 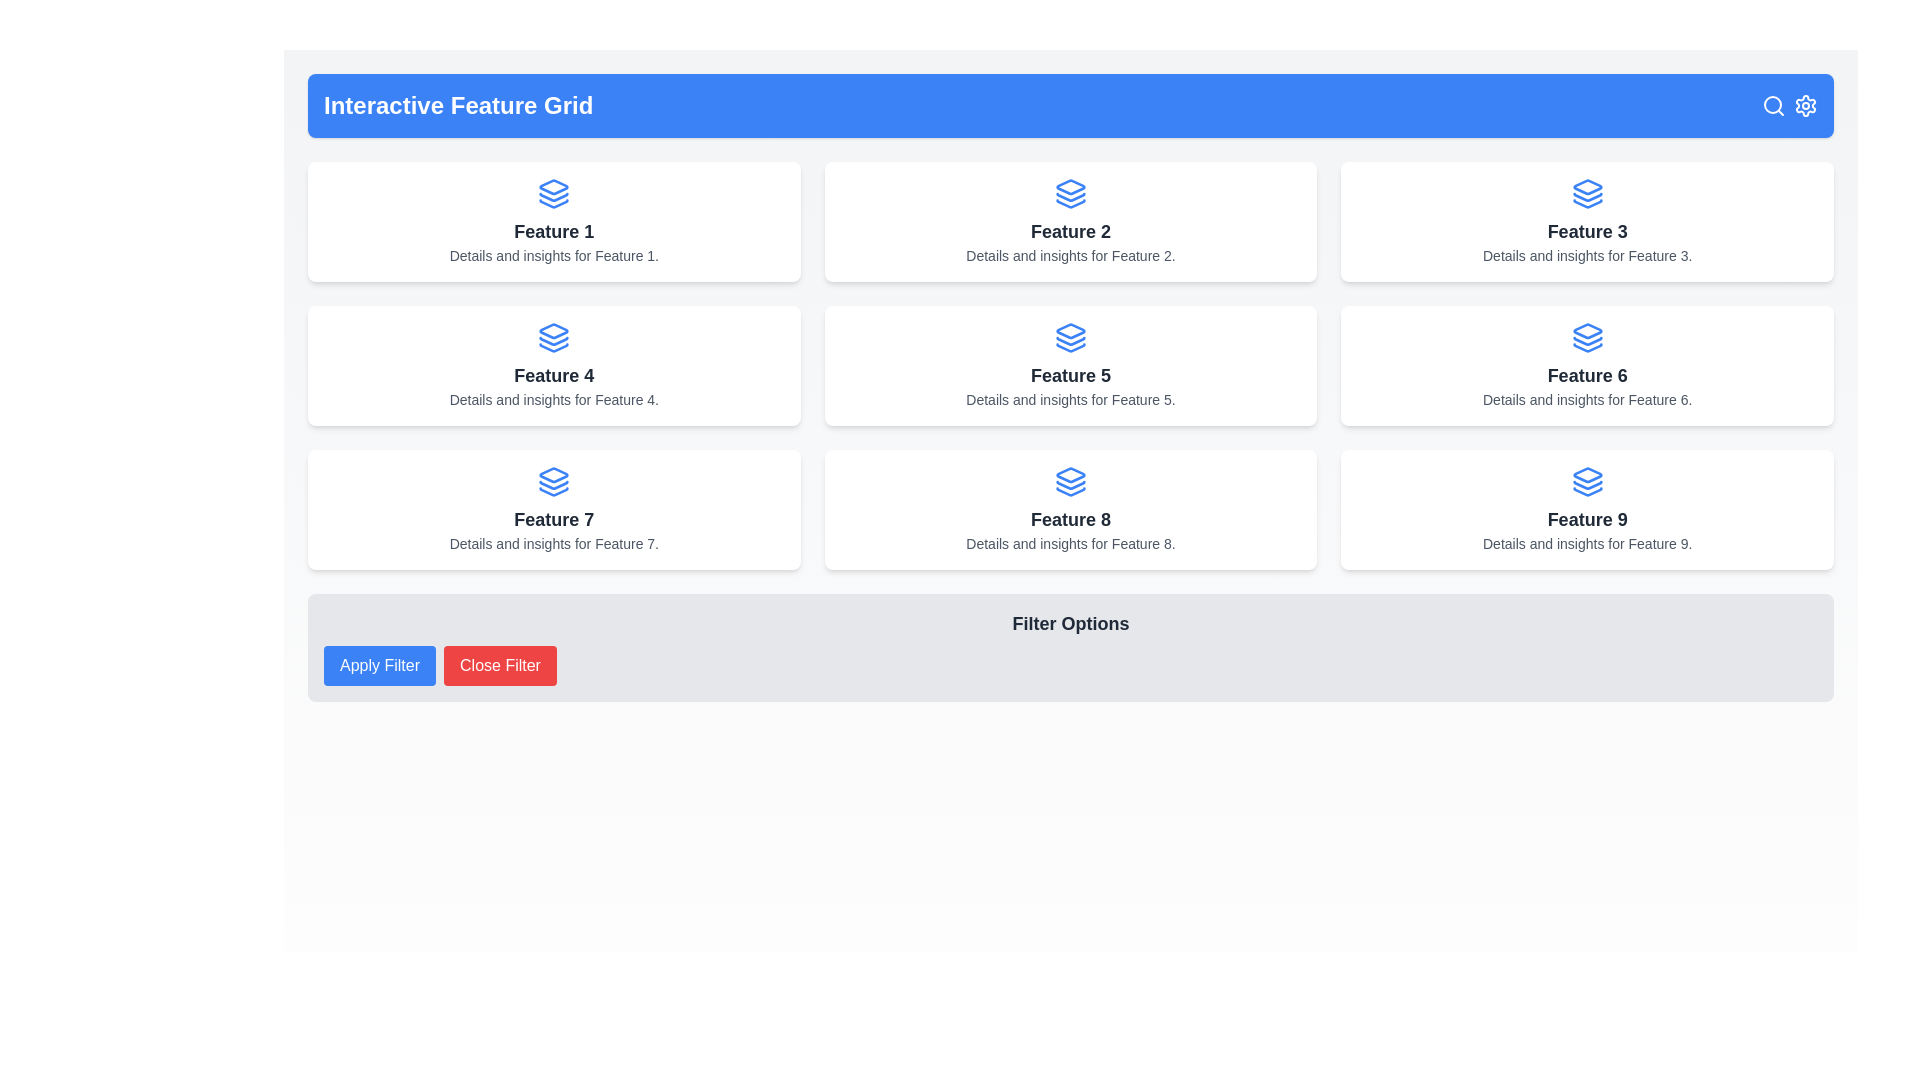 I want to click on the 'Close Filter' button, which has rounded corners and white text on a red background, located, so click(x=500, y=666).